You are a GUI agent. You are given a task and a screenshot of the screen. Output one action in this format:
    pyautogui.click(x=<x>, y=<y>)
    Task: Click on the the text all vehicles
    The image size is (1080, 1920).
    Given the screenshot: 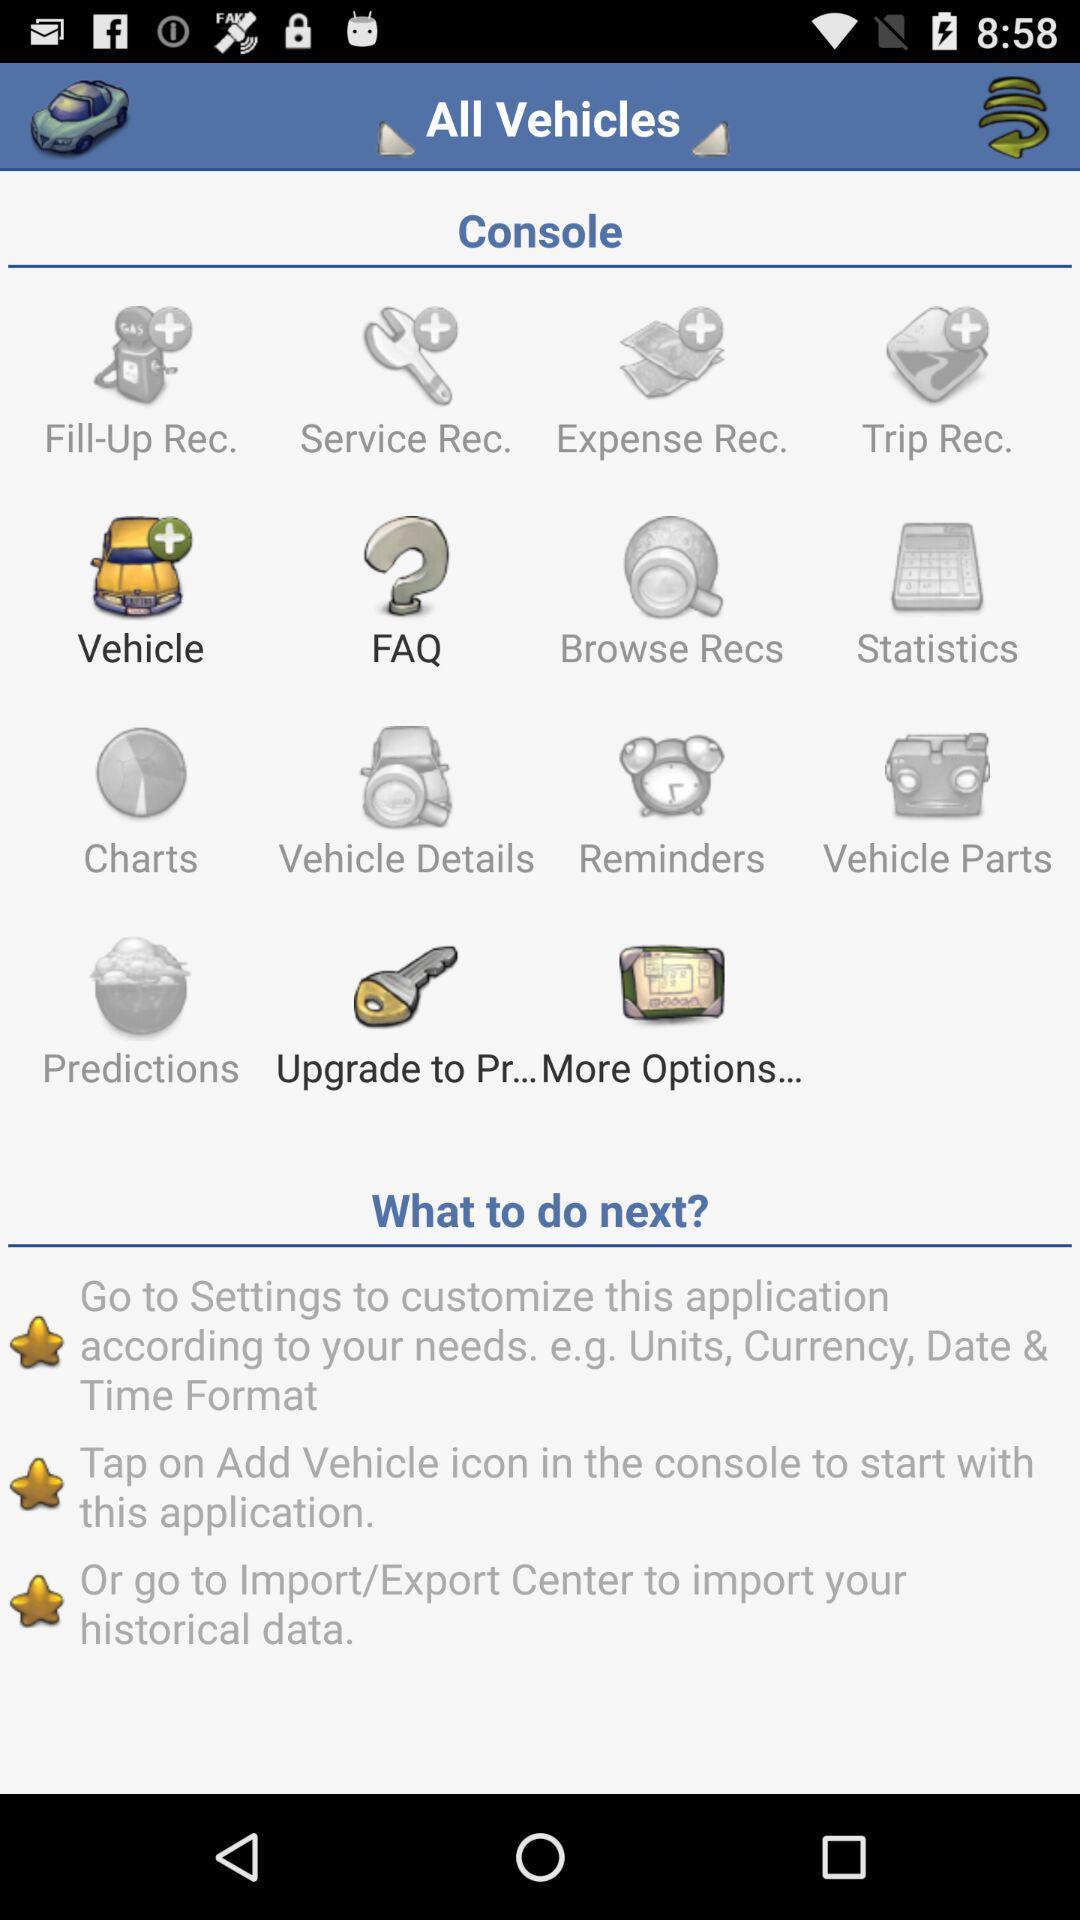 What is the action you would take?
    pyautogui.click(x=553, y=117)
    